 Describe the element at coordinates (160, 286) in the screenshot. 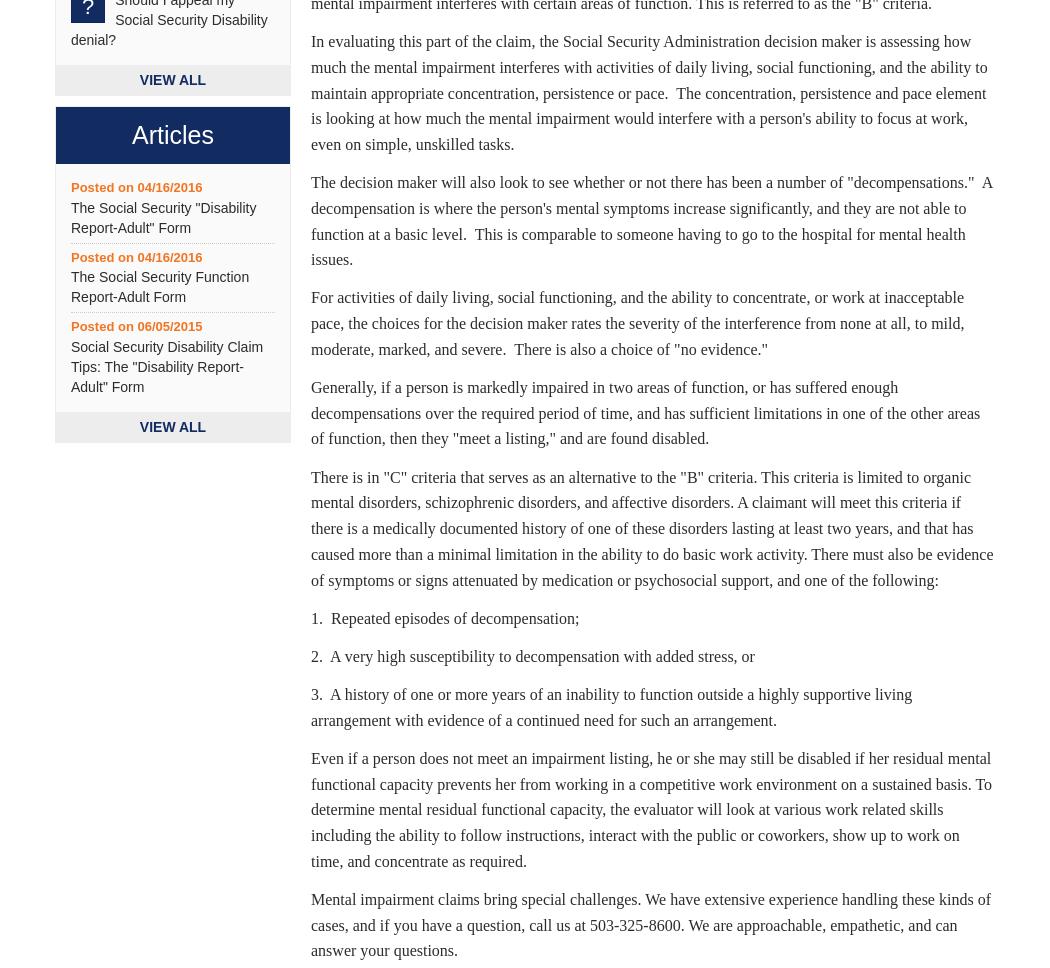

I see `'The Social Security Function Report-Adult Form'` at that location.